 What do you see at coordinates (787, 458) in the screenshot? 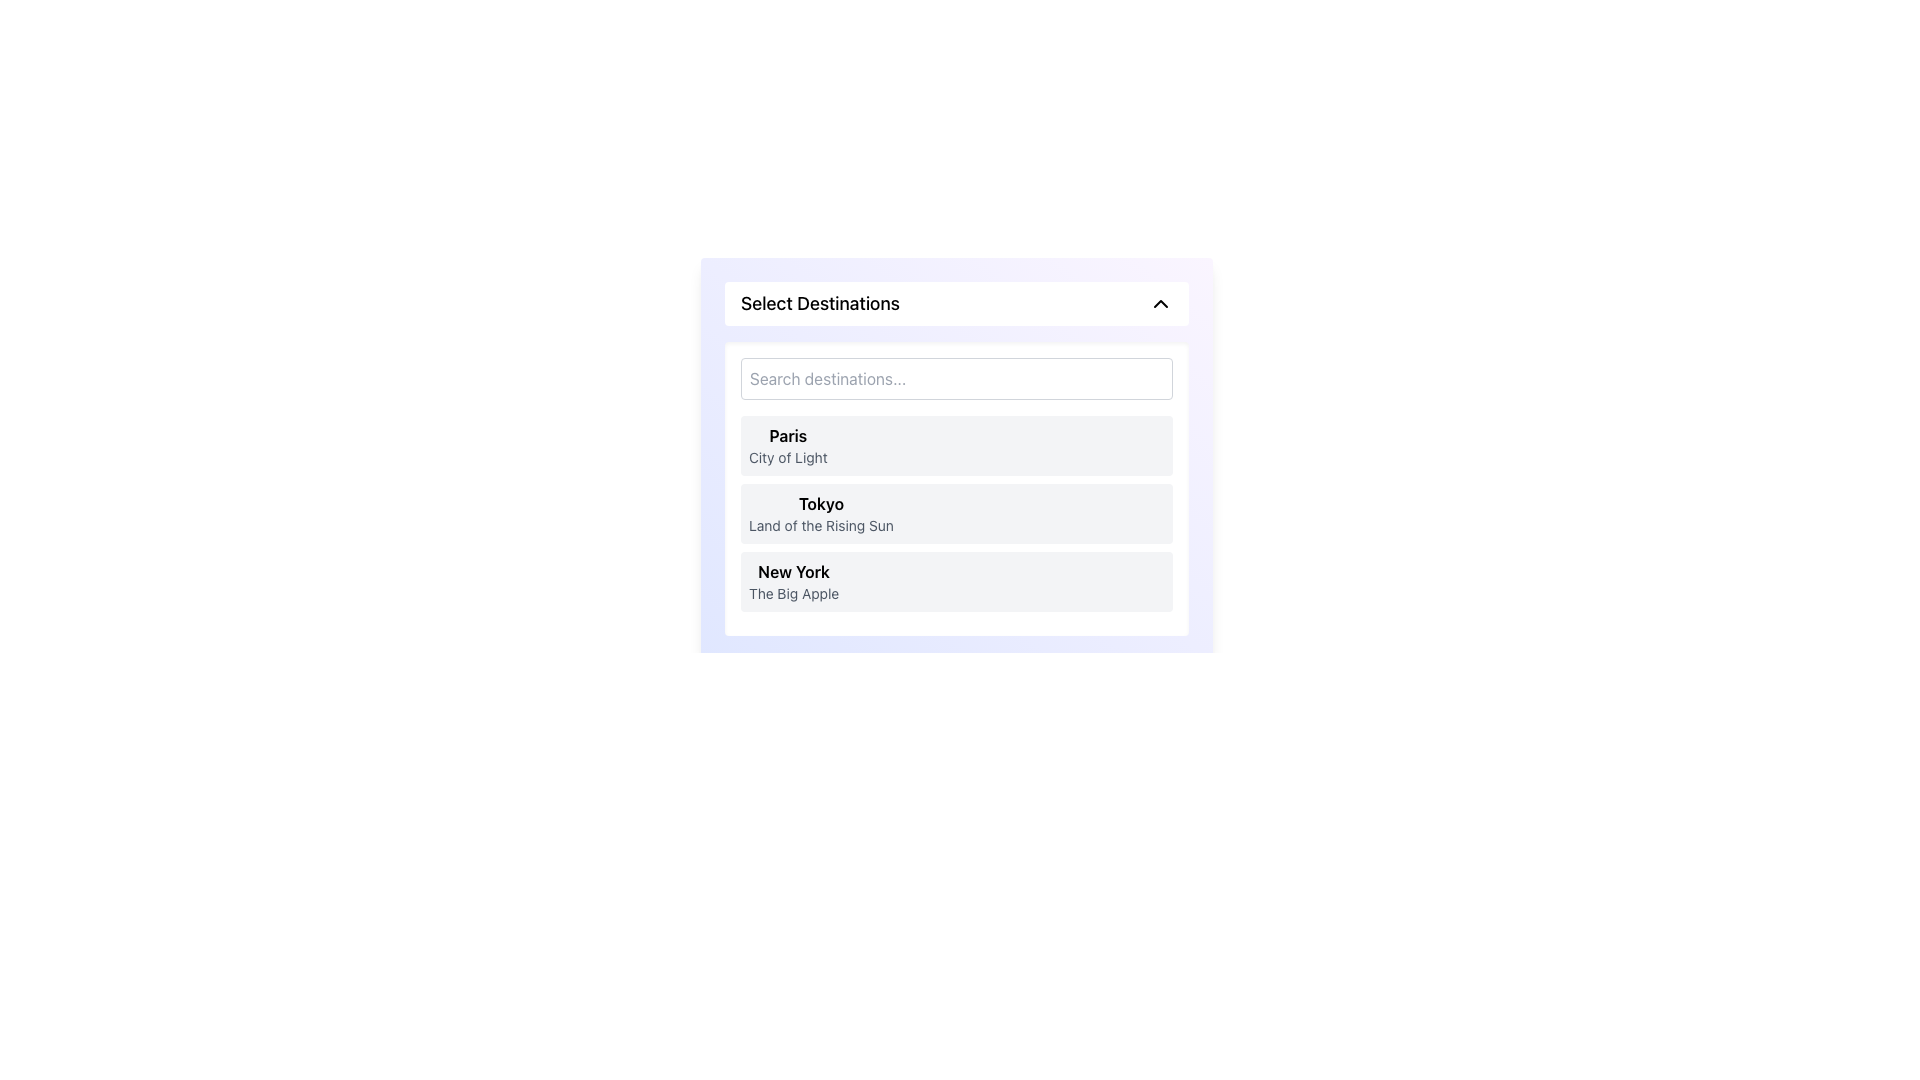
I see `the Static Text that serves as a descriptive tagline for the city of Paris, positioned below the 'Paris' text in the list item` at bounding box center [787, 458].